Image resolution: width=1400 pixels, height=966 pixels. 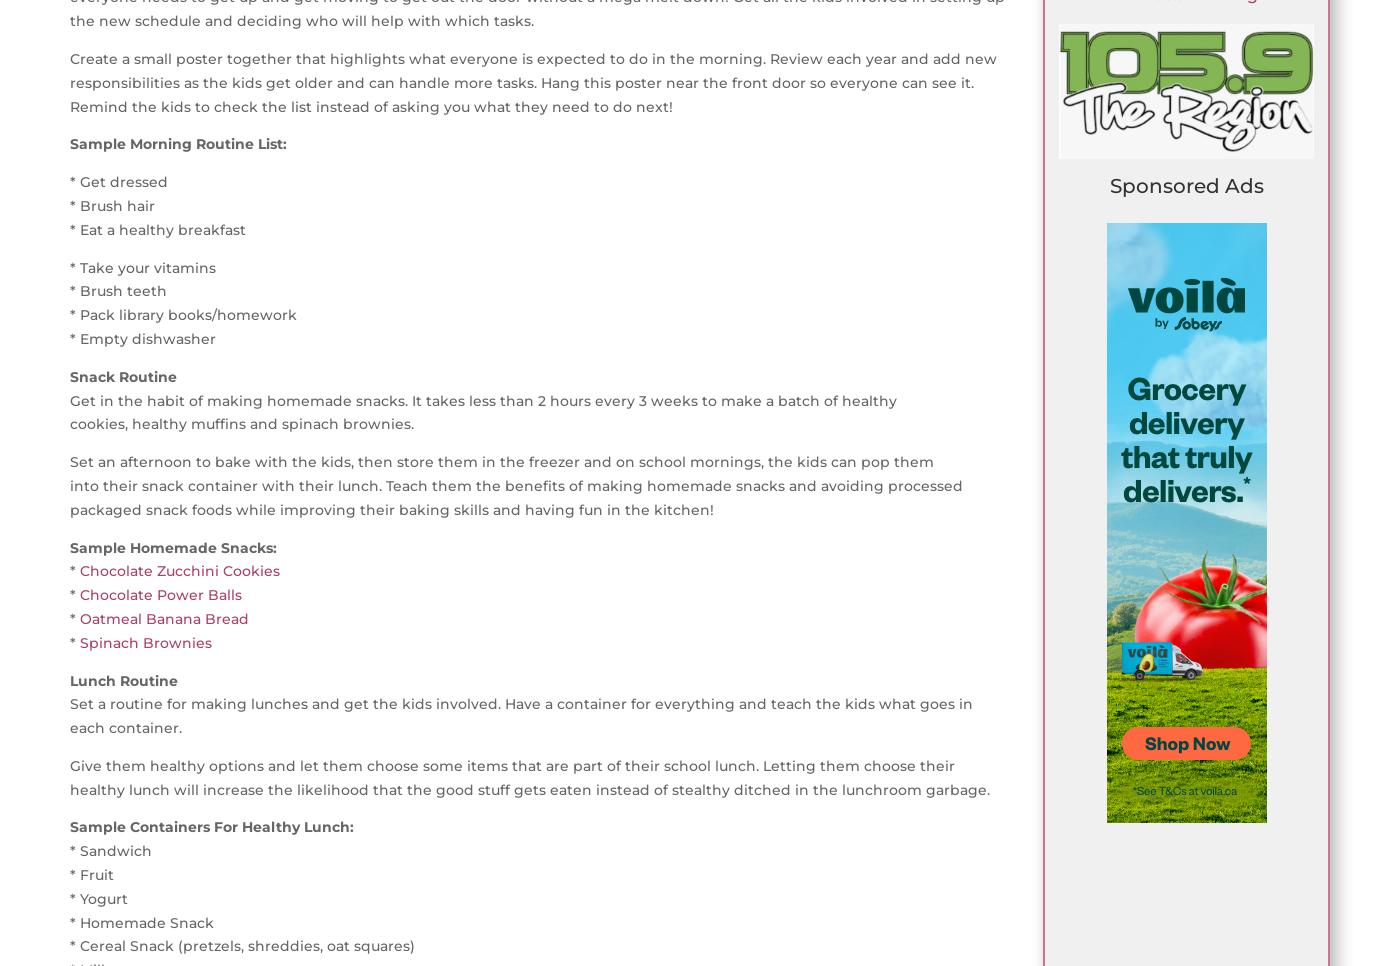 What do you see at coordinates (1185, 185) in the screenshot?
I see `'Sponsored Ads'` at bounding box center [1185, 185].